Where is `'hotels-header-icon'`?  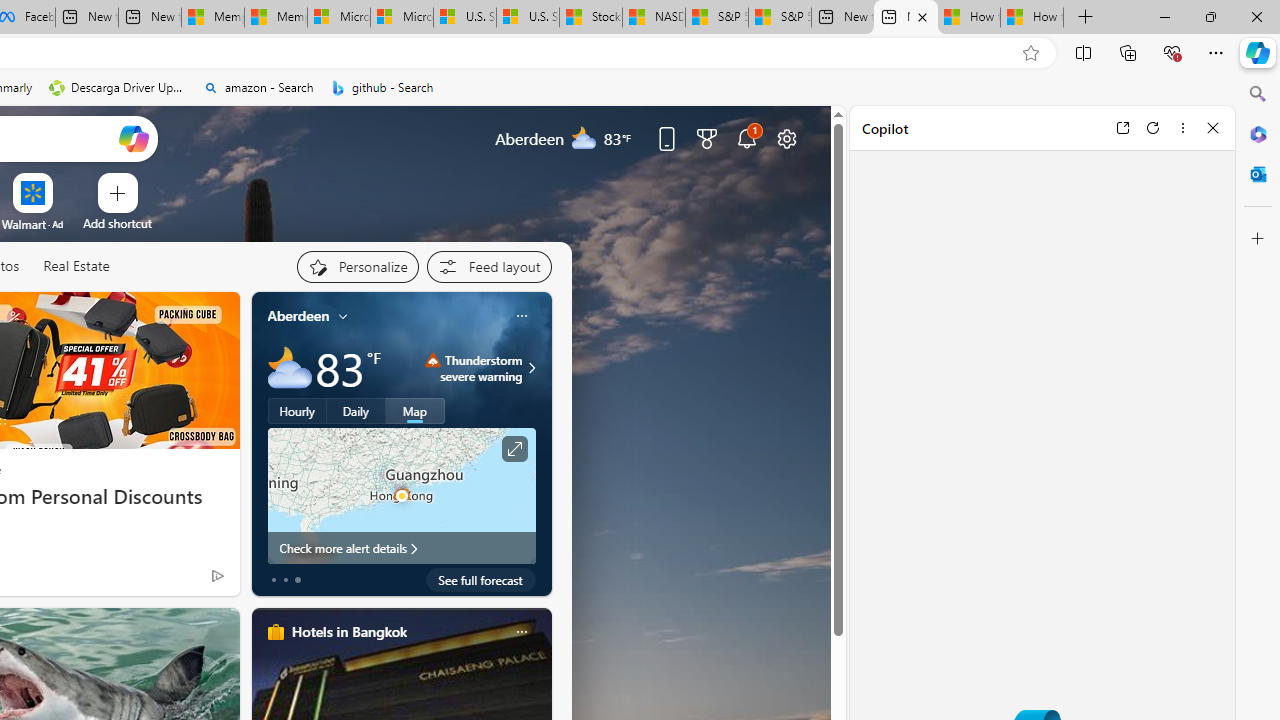 'hotels-header-icon' is located at coordinates (274, 632).